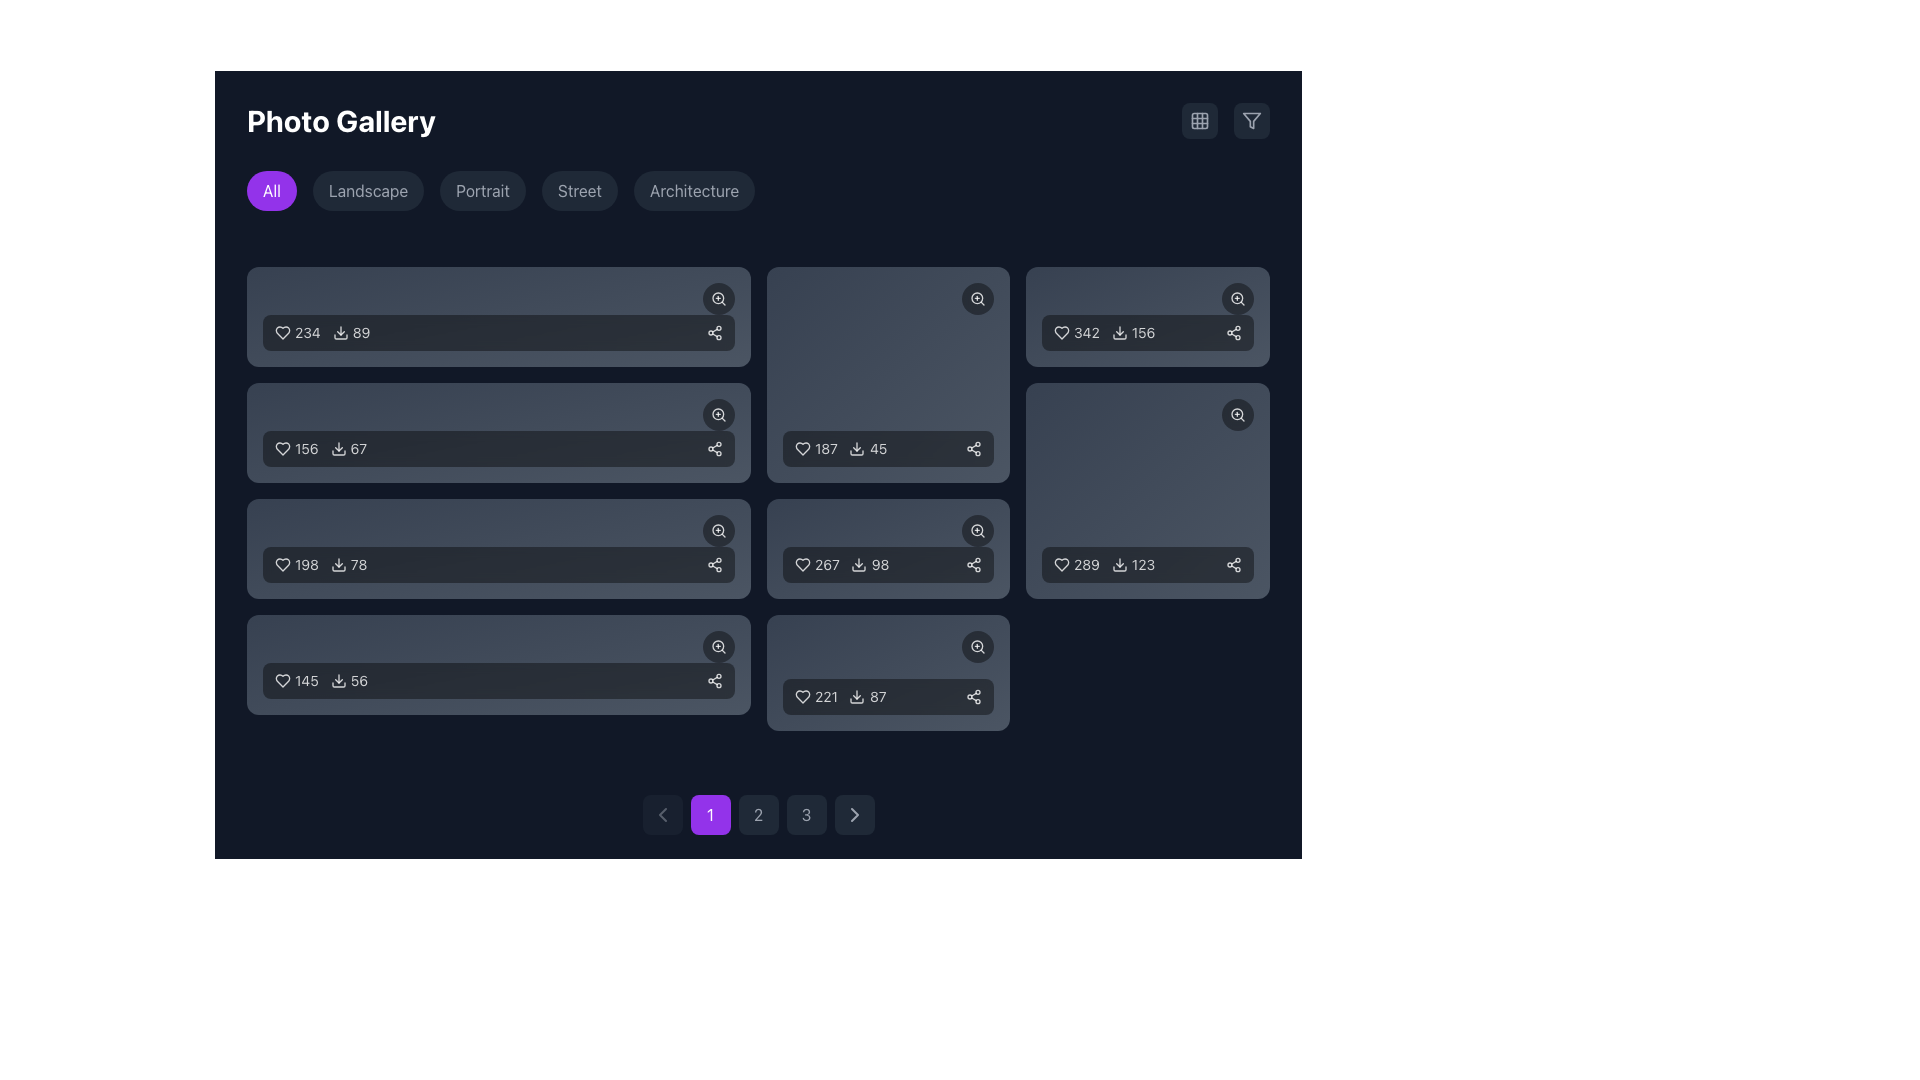 The height and width of the screenshot is (1080, 1920). Describe the element at coordinates (880, 564) in the screenshot. I see `the text label displaying the number '98', which is styled in muted white color and located in the bottom-right corner of a grid-style card, next to a download icon` at that location.